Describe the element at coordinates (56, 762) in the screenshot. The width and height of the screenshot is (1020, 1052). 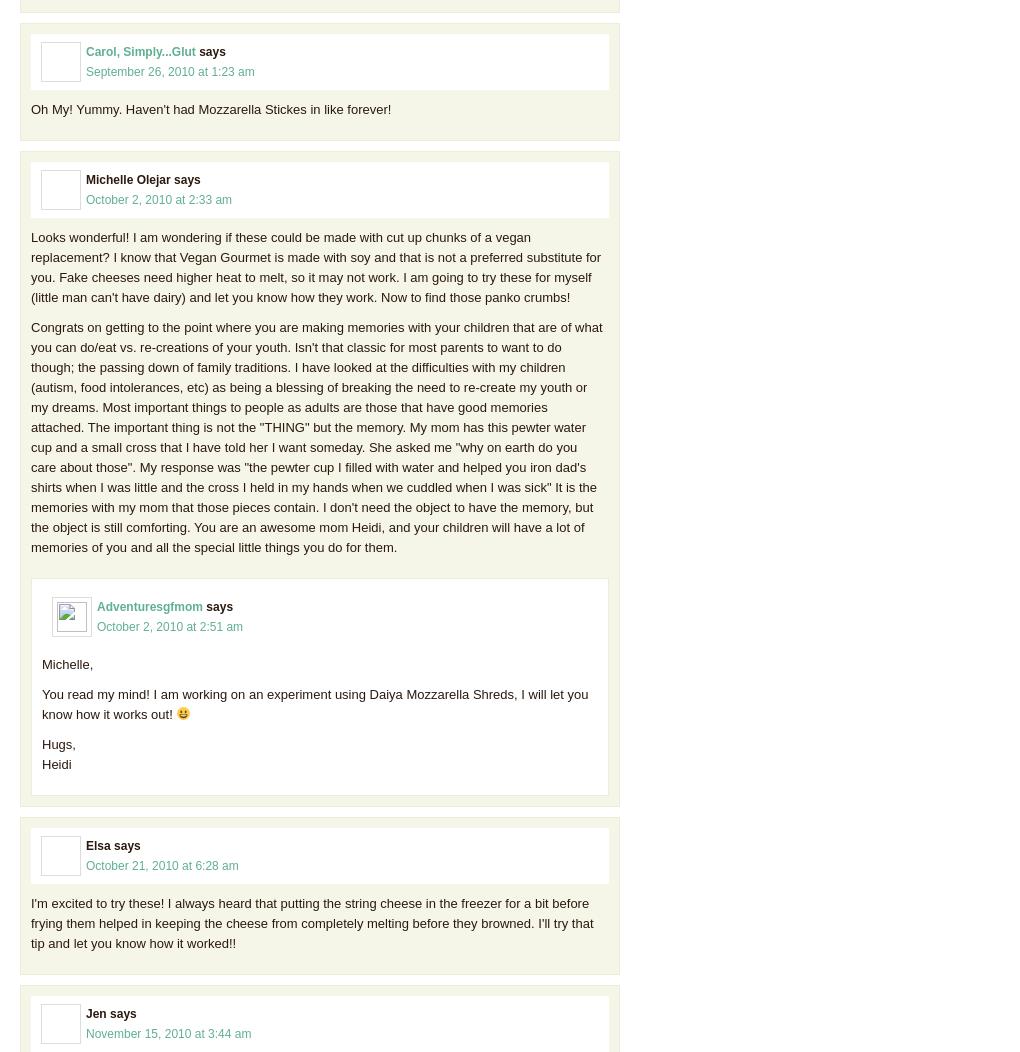
I see `'Heidi'` at that location.